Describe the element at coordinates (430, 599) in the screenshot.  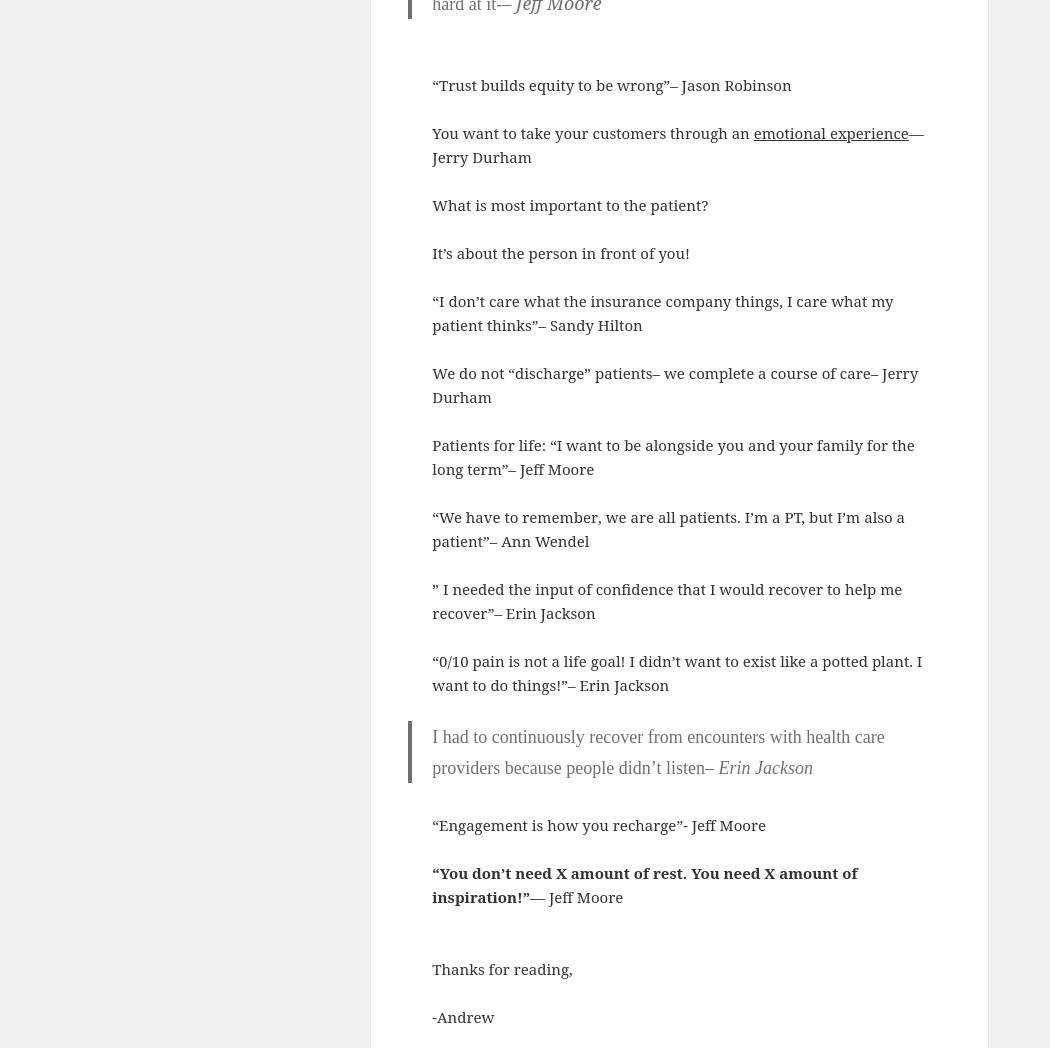
I see `'” I needed the input of confidence that I would recover to help me recover”– Erin Jackson'` at that location.